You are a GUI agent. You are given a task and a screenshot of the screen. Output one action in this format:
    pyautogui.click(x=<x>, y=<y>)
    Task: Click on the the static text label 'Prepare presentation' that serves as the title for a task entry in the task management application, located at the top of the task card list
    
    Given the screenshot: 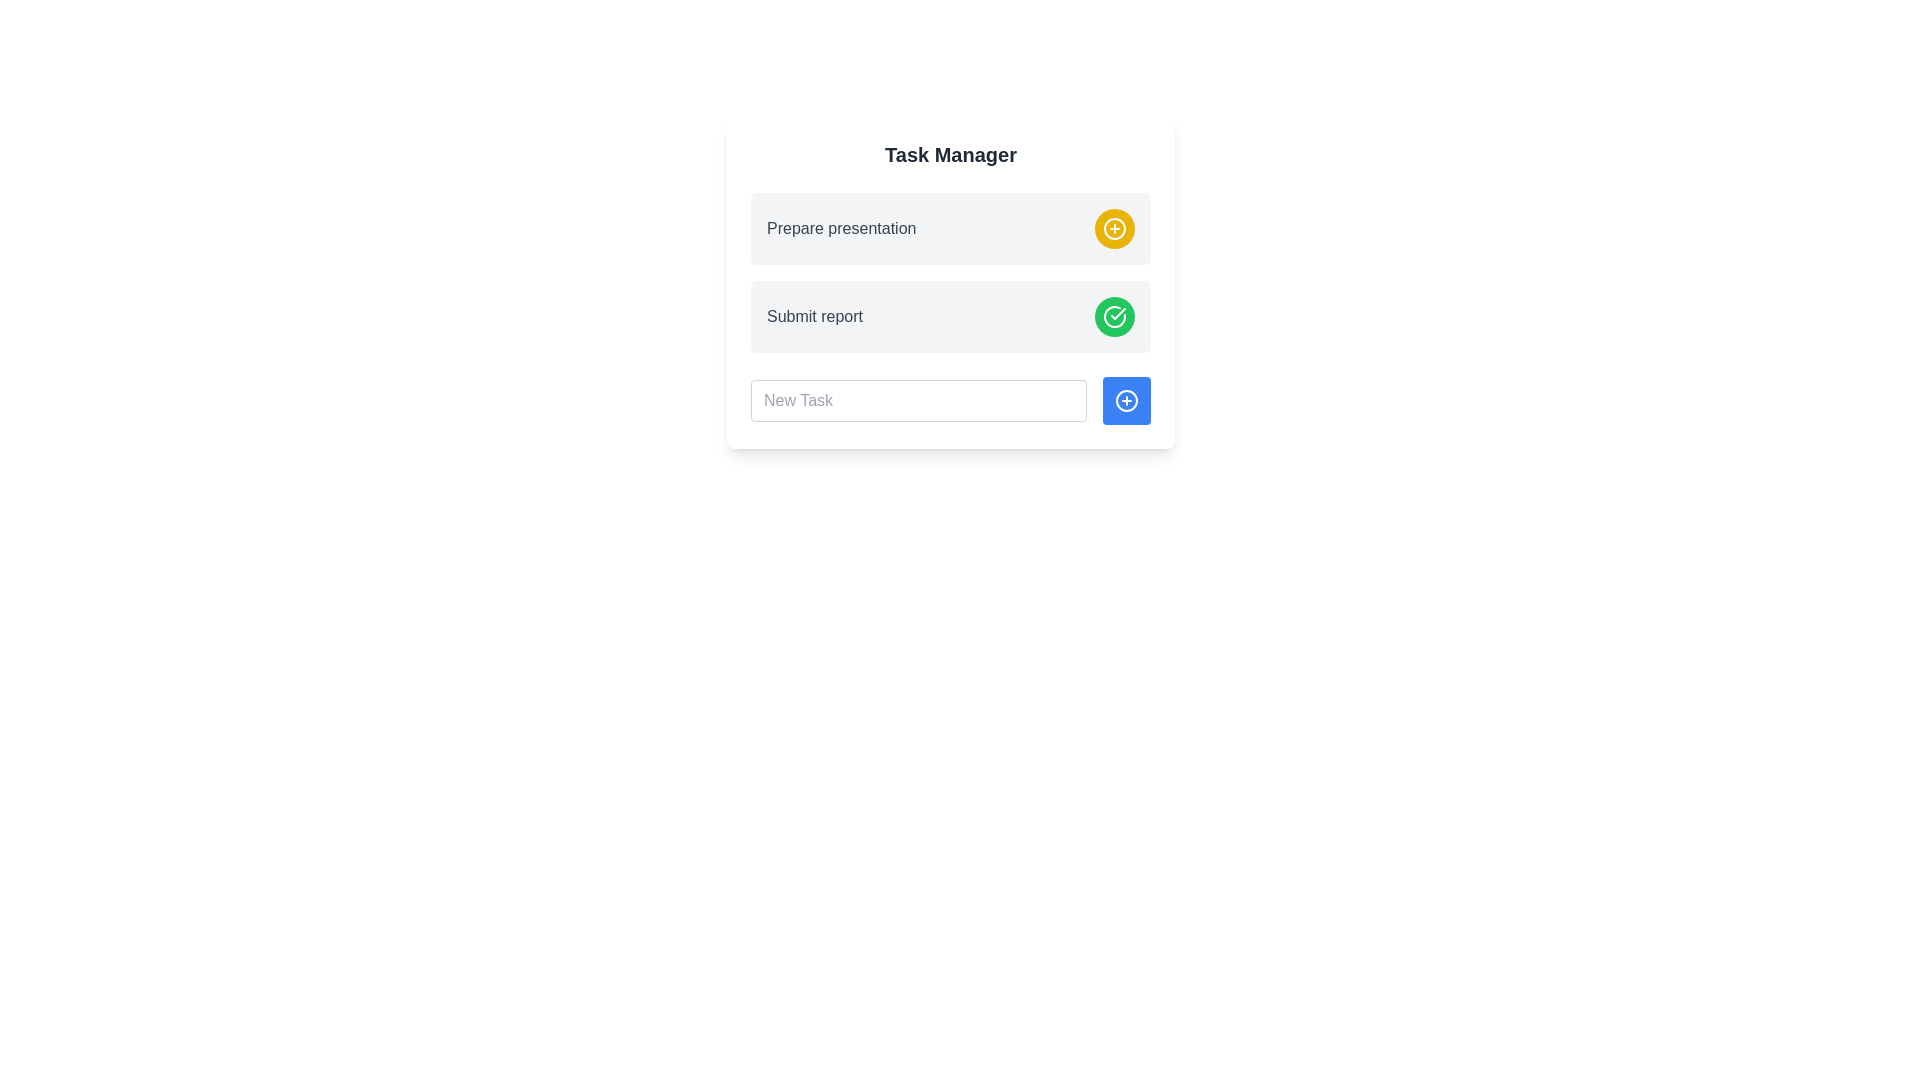 What is the action you would take?
    pyautogui.click(x=841, y=227)
    